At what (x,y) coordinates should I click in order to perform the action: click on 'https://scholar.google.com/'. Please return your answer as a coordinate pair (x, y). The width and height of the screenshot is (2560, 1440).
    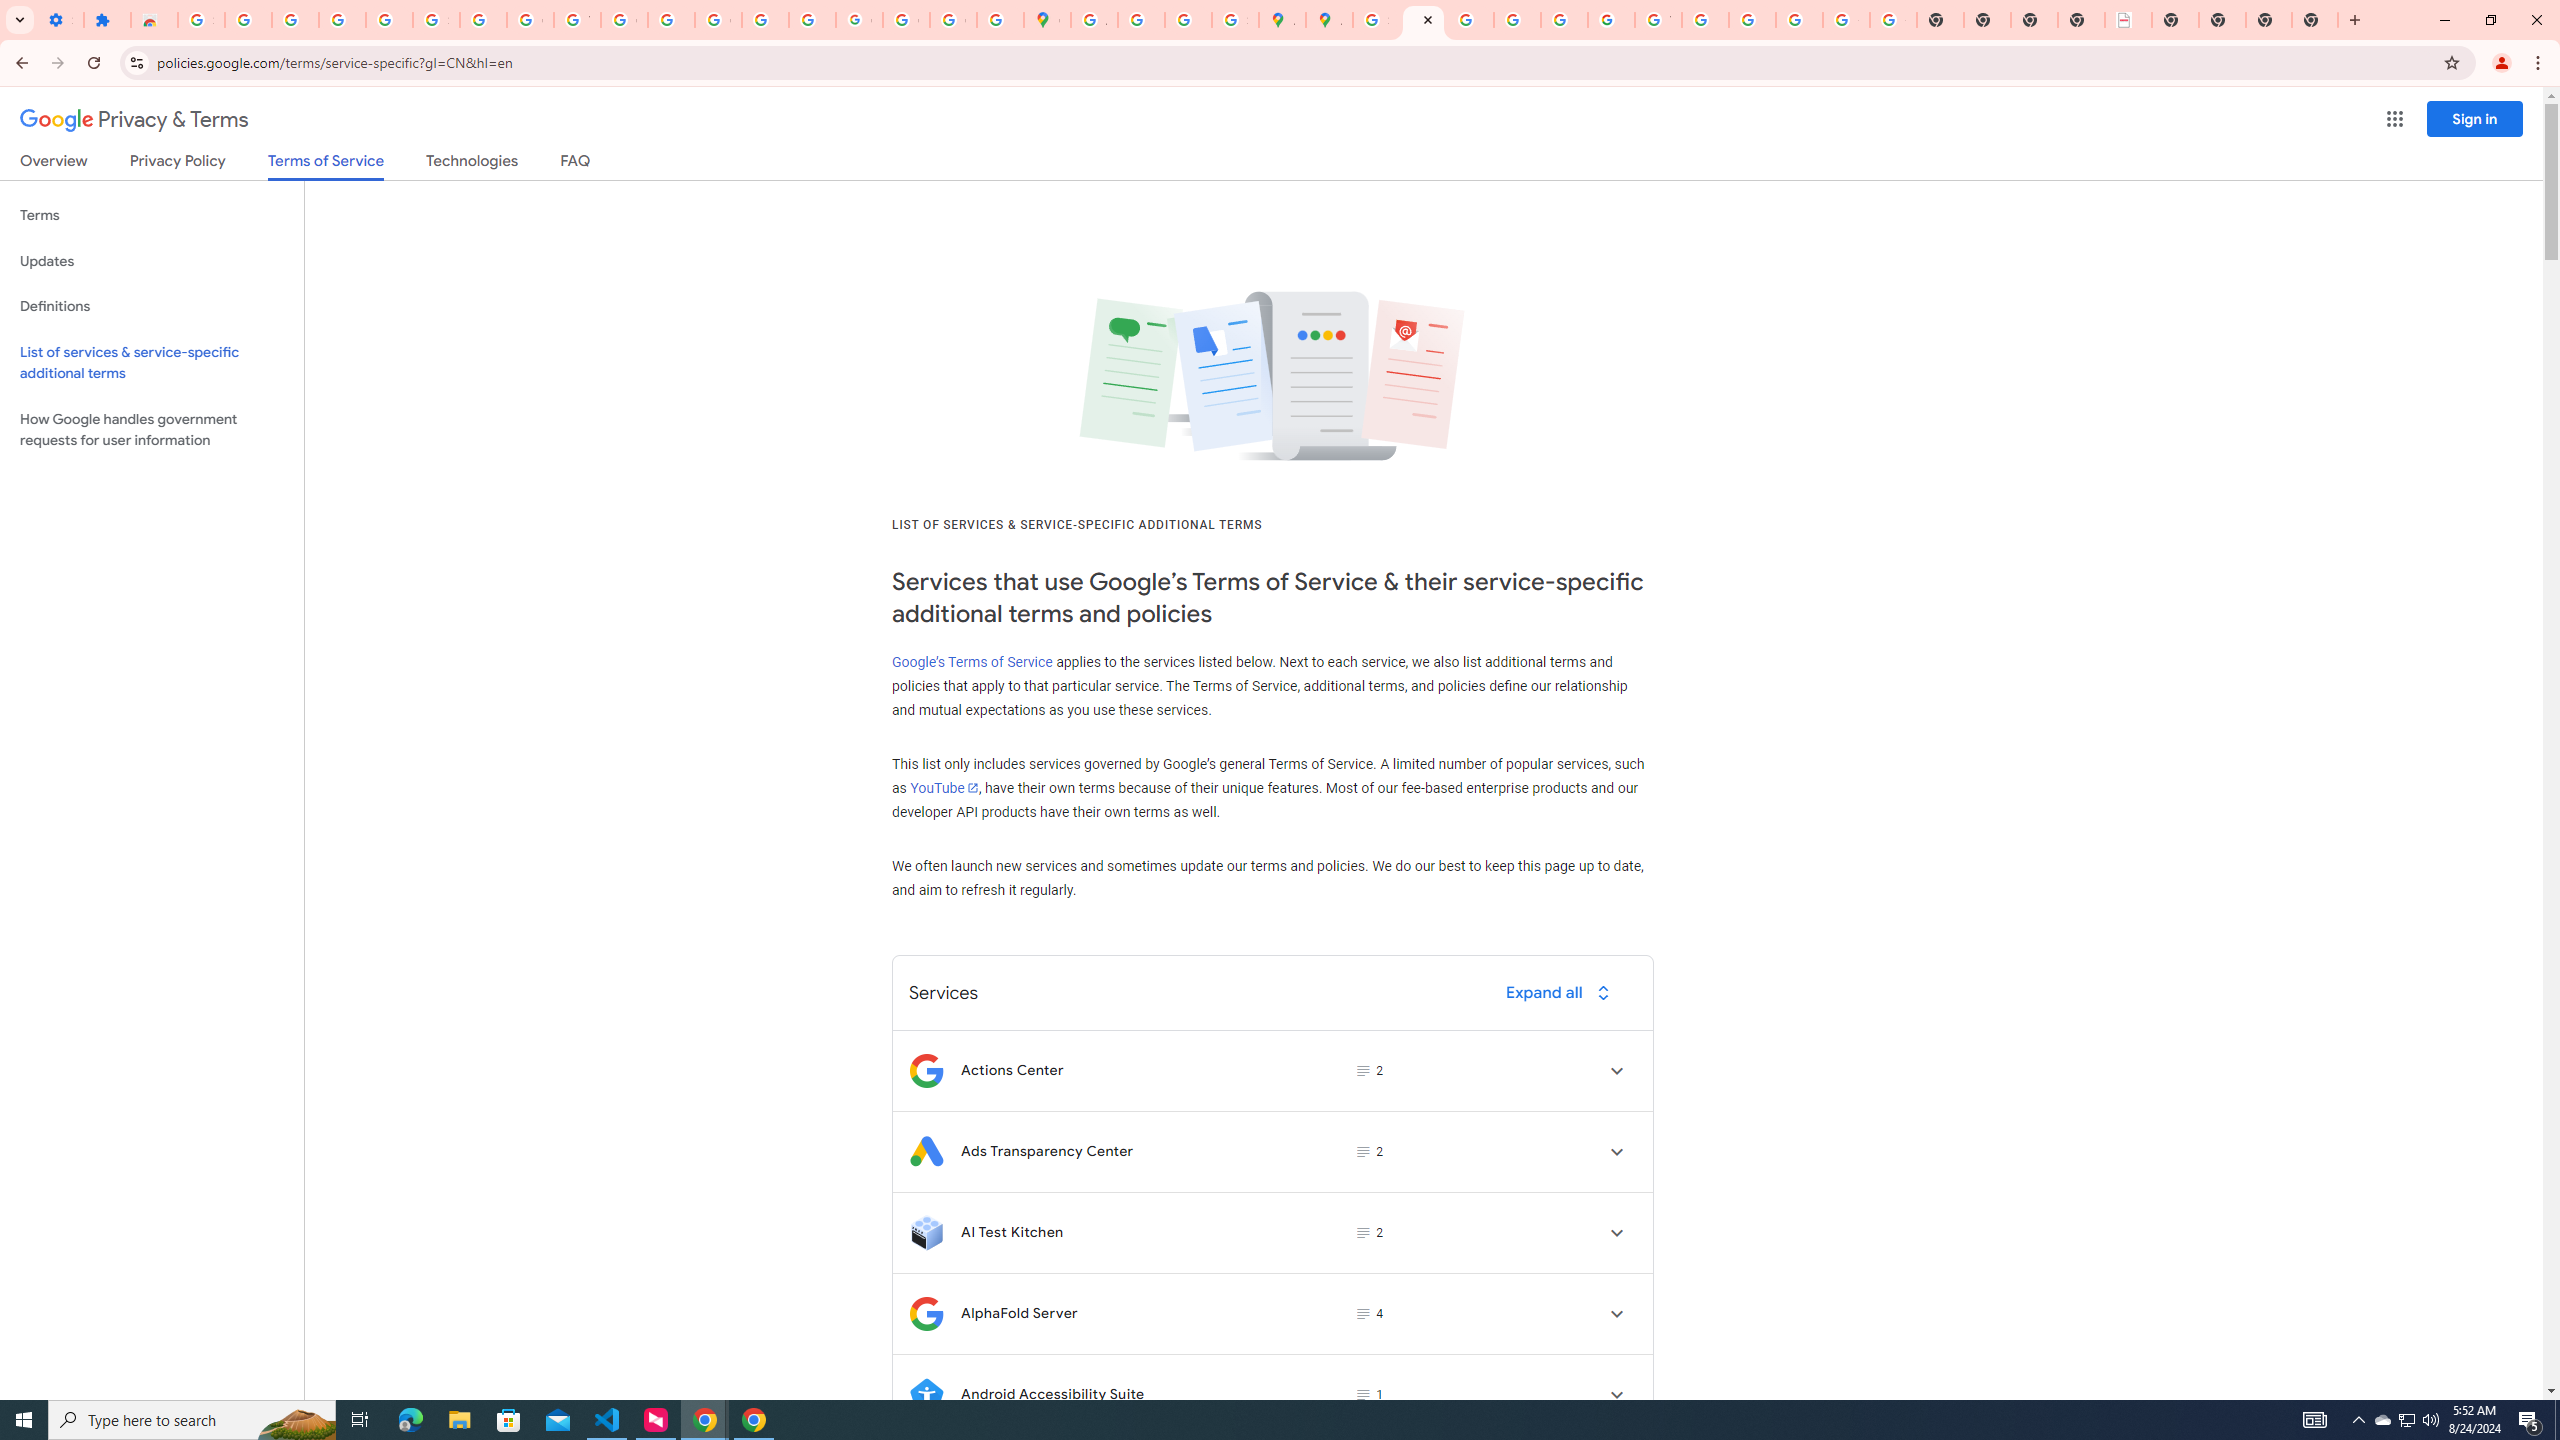
    Looking at the image, I should click on (672, 19).